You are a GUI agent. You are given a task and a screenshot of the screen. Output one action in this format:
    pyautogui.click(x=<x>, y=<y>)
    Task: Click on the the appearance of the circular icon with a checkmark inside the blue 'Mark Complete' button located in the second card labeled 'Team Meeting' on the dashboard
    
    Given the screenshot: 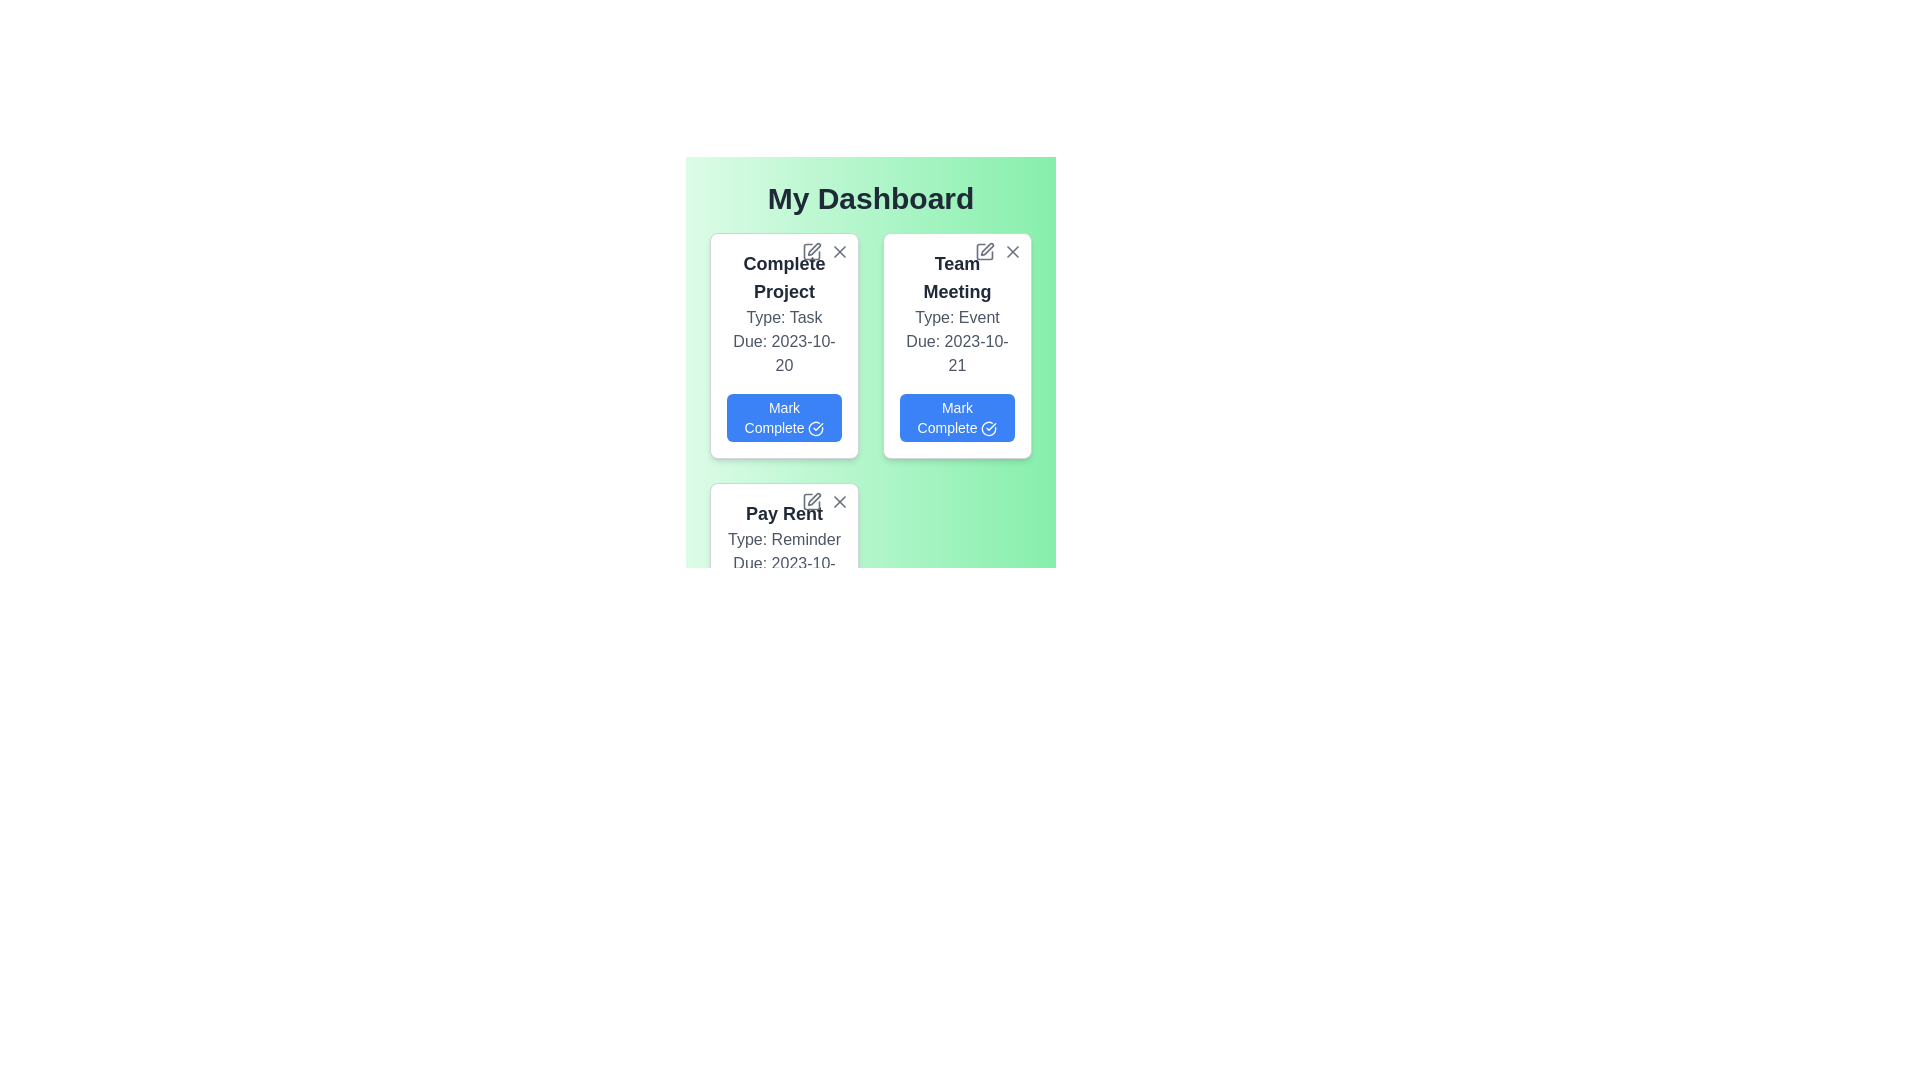 What is the action you would take?
    pyautogui.click(x=989, y=428)
    